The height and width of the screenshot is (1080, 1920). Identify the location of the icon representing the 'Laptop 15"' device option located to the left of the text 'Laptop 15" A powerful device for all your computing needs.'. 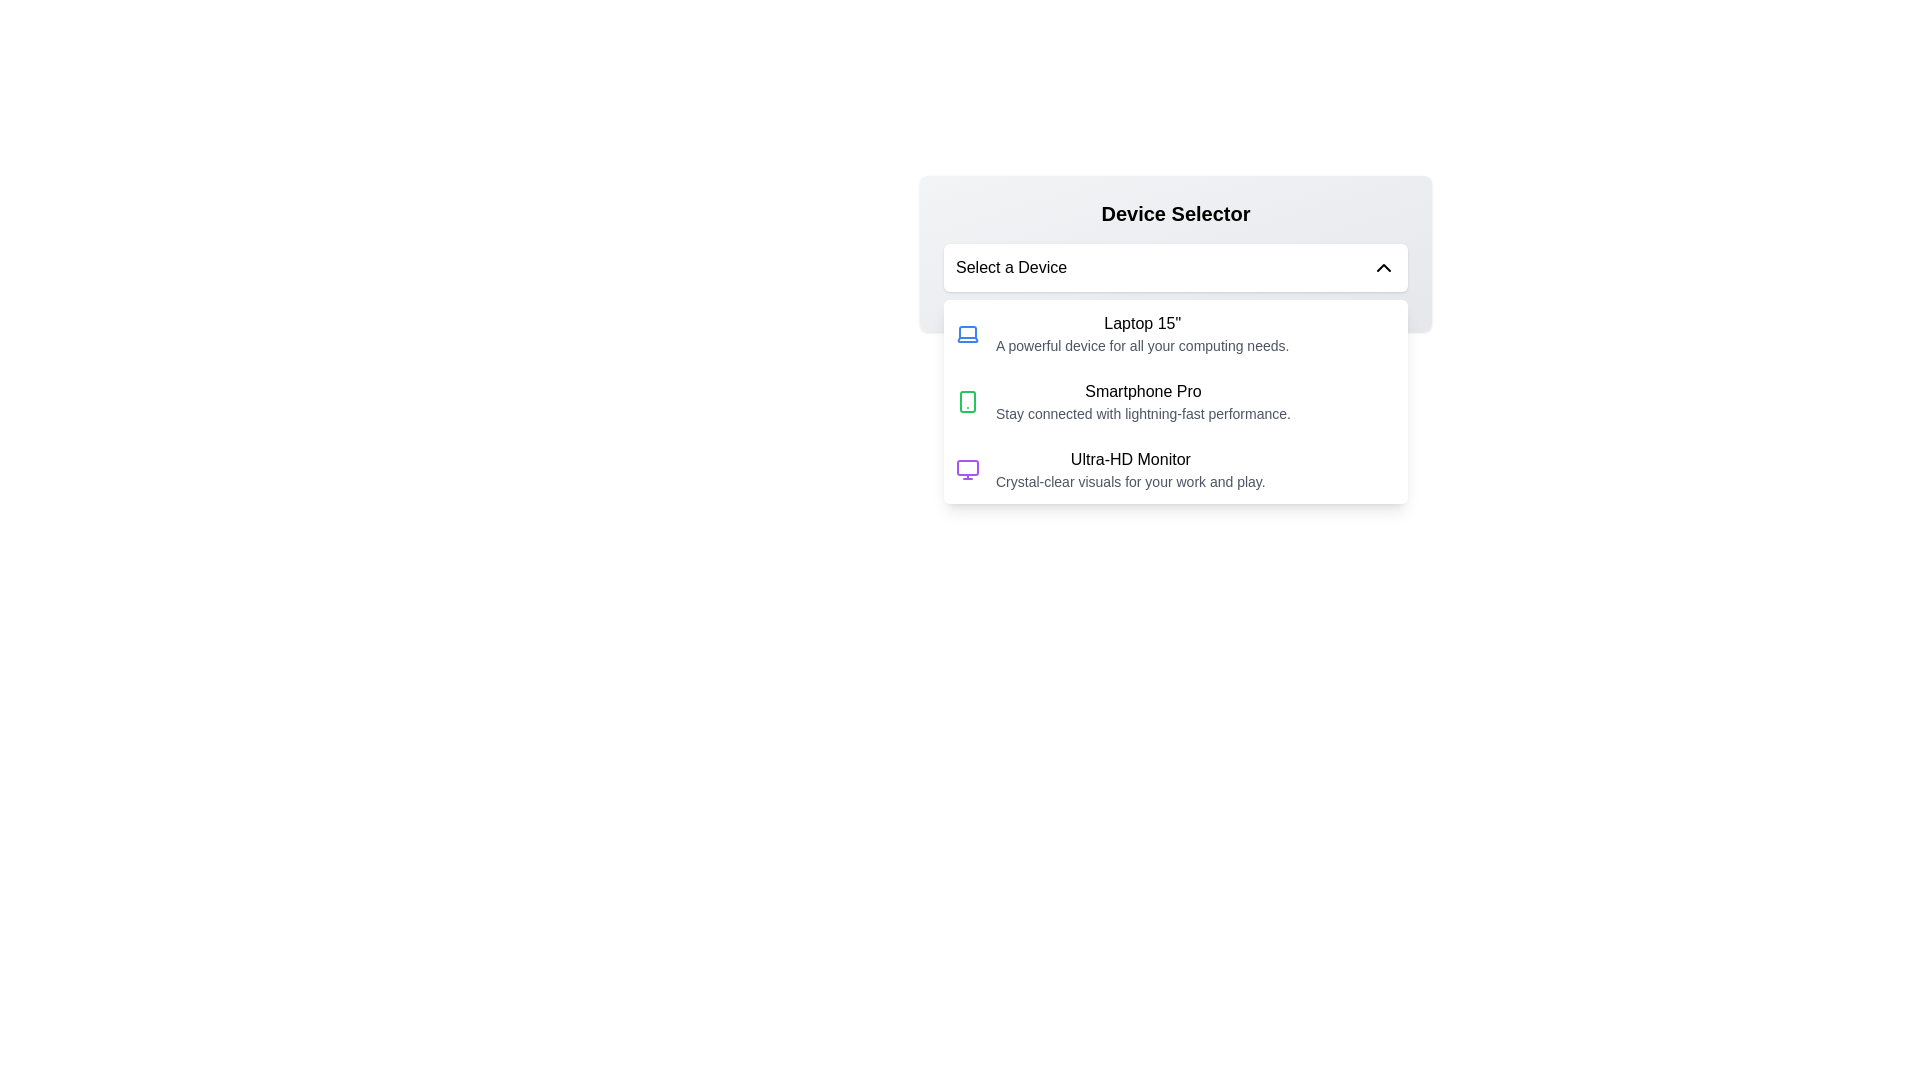
(968, 333).